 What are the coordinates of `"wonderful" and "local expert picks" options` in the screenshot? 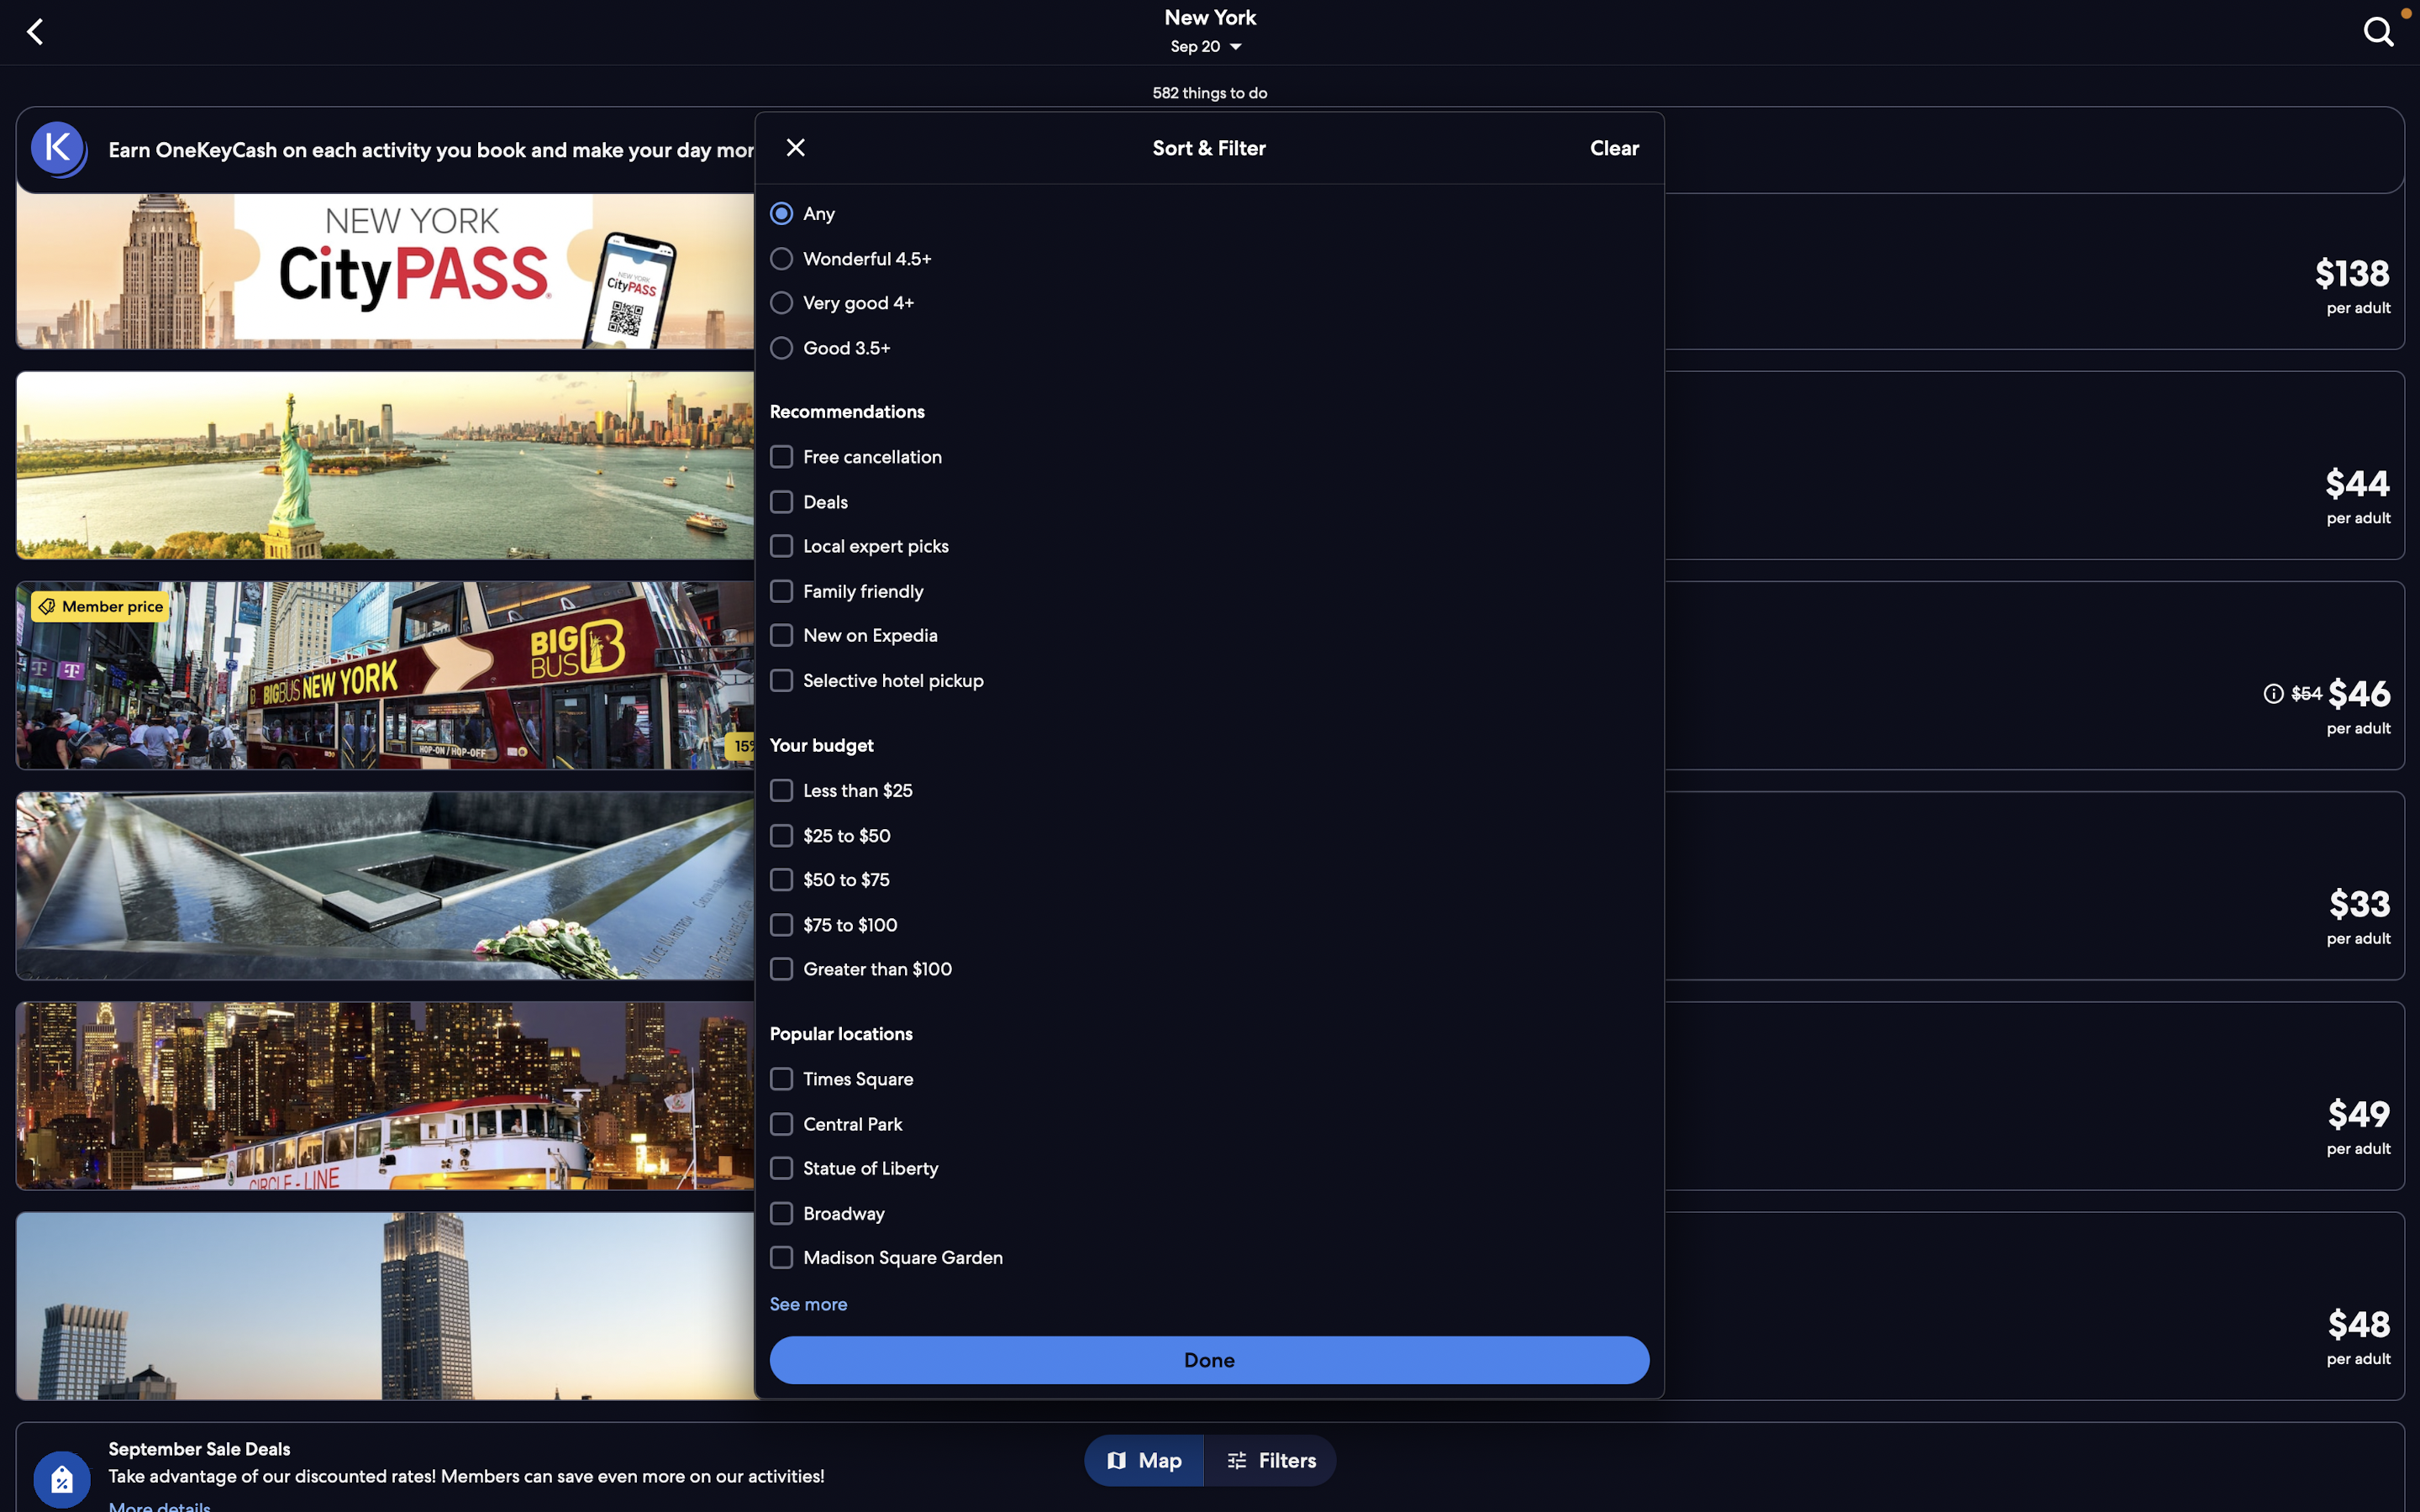 It's located at (1205, 258).